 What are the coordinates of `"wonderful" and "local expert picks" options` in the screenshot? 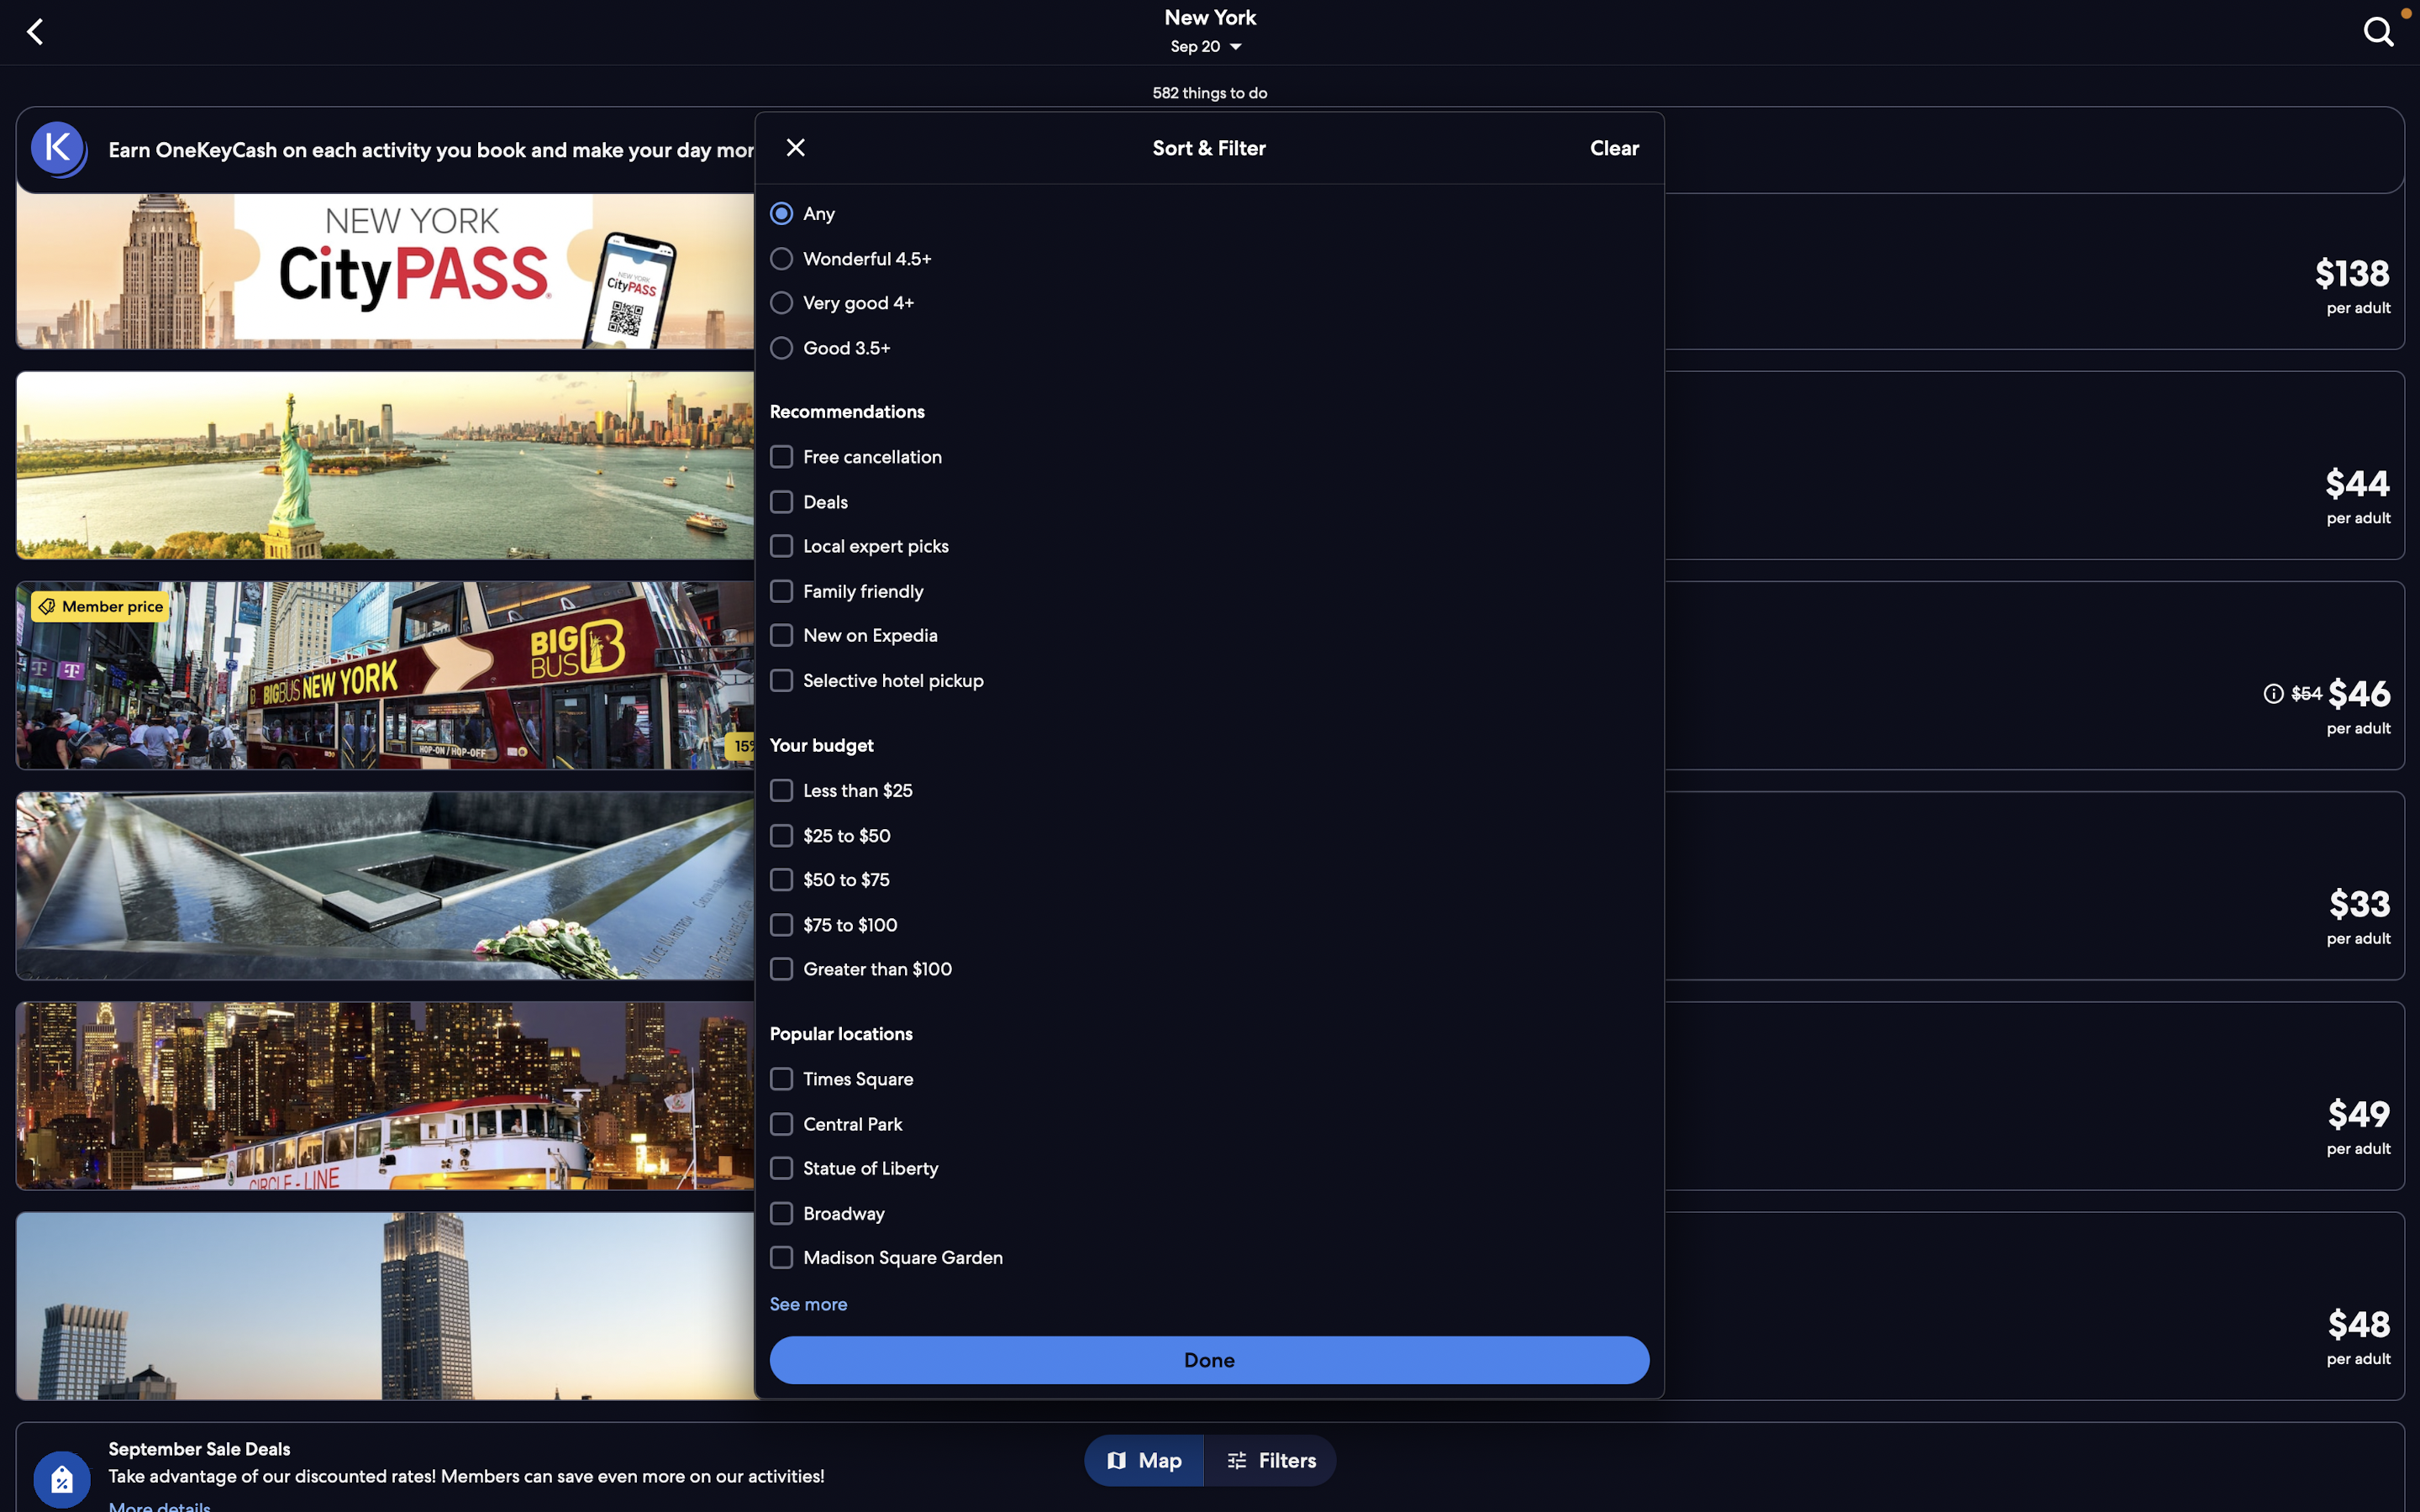 It's located at (1205, 258).